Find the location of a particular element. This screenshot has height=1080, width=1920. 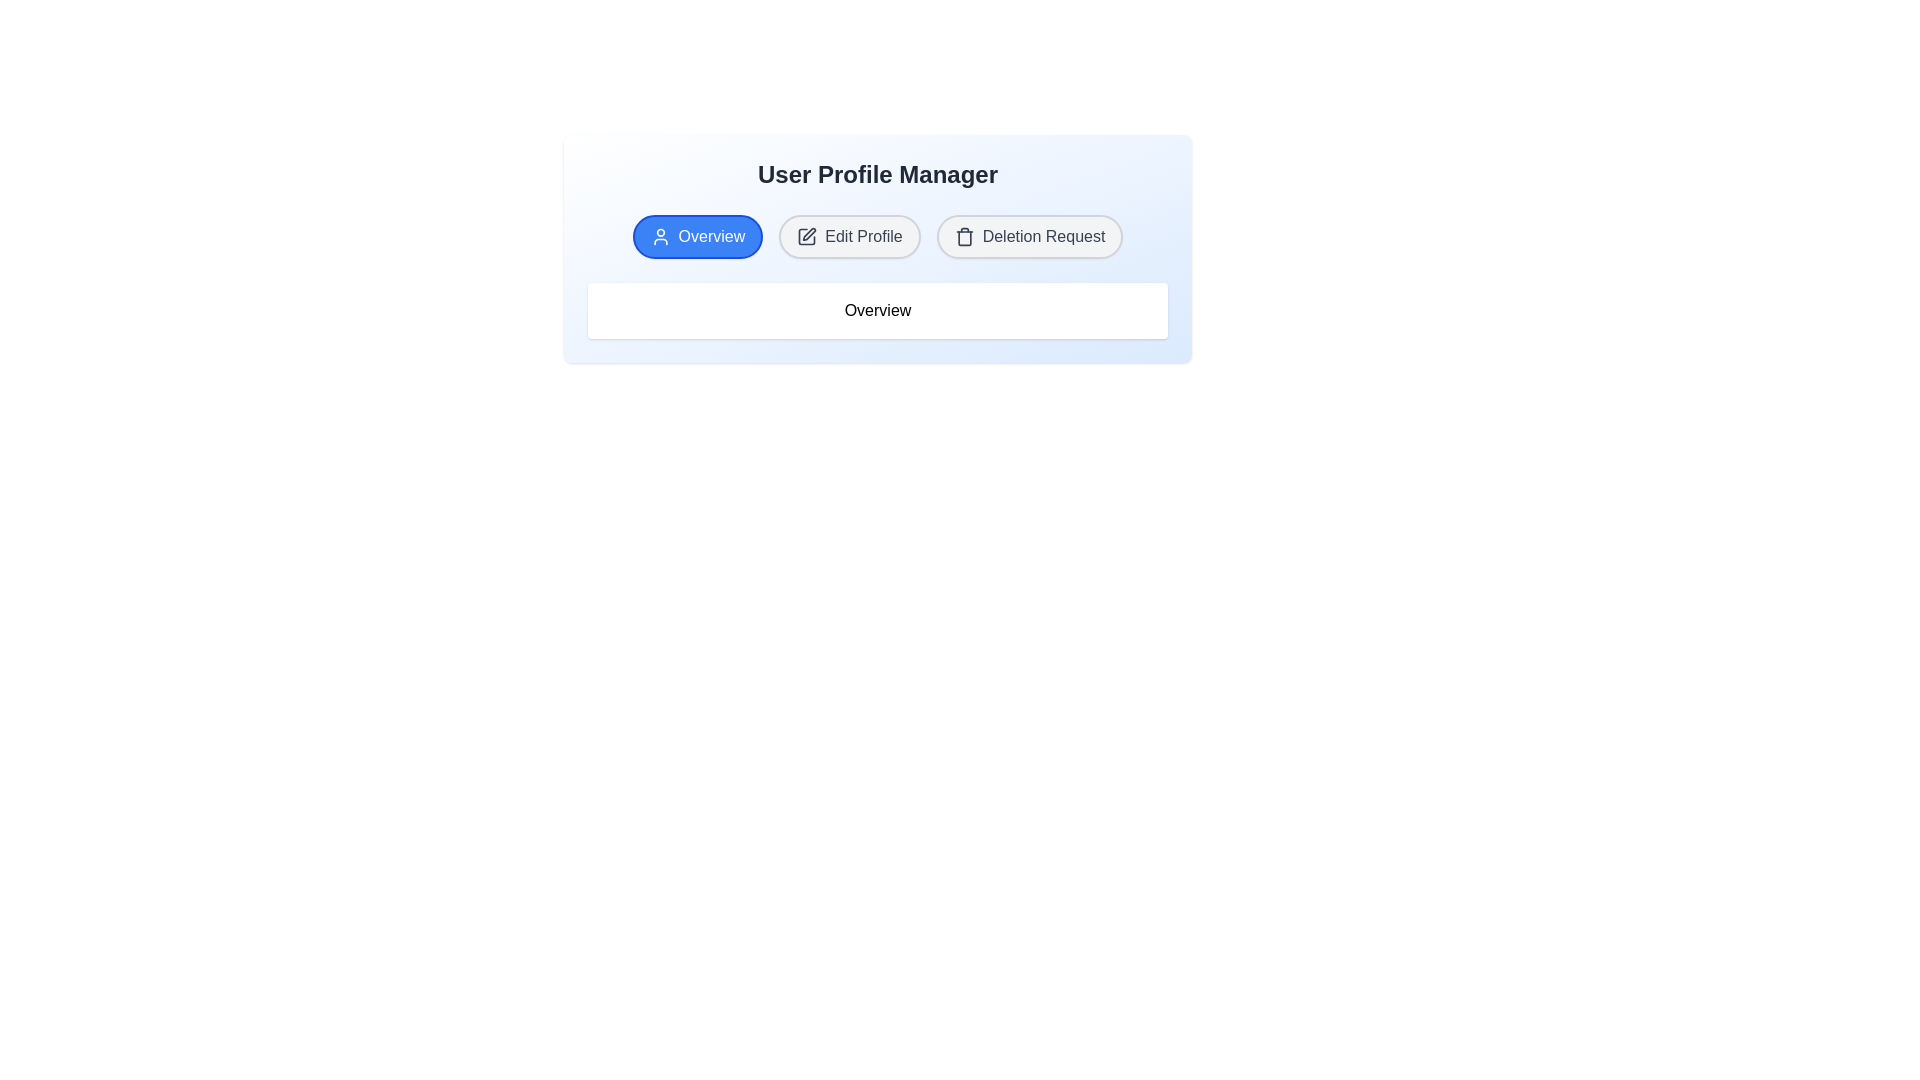

the icon of the Deletion Request tab is located at coordinates (964, 235).